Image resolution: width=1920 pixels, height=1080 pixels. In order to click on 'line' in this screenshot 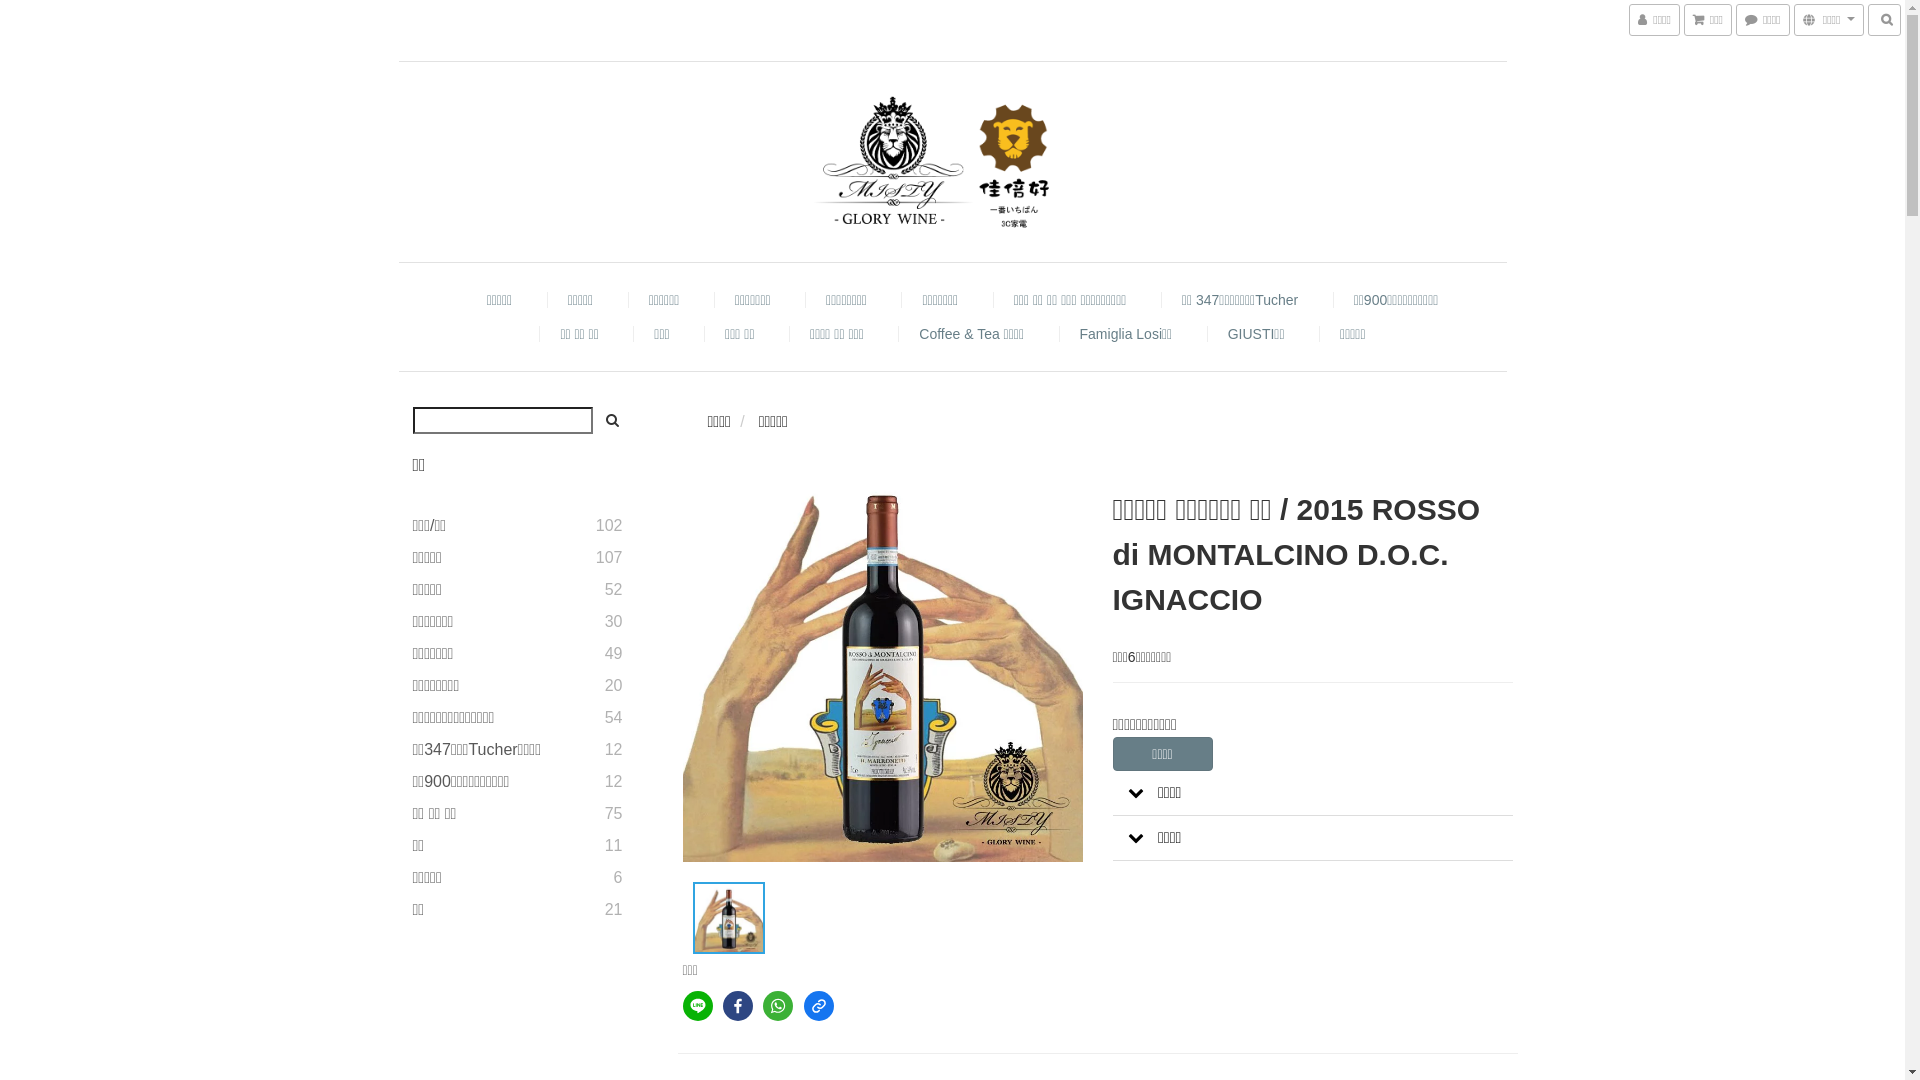, I will do `click(696, 1006)`.